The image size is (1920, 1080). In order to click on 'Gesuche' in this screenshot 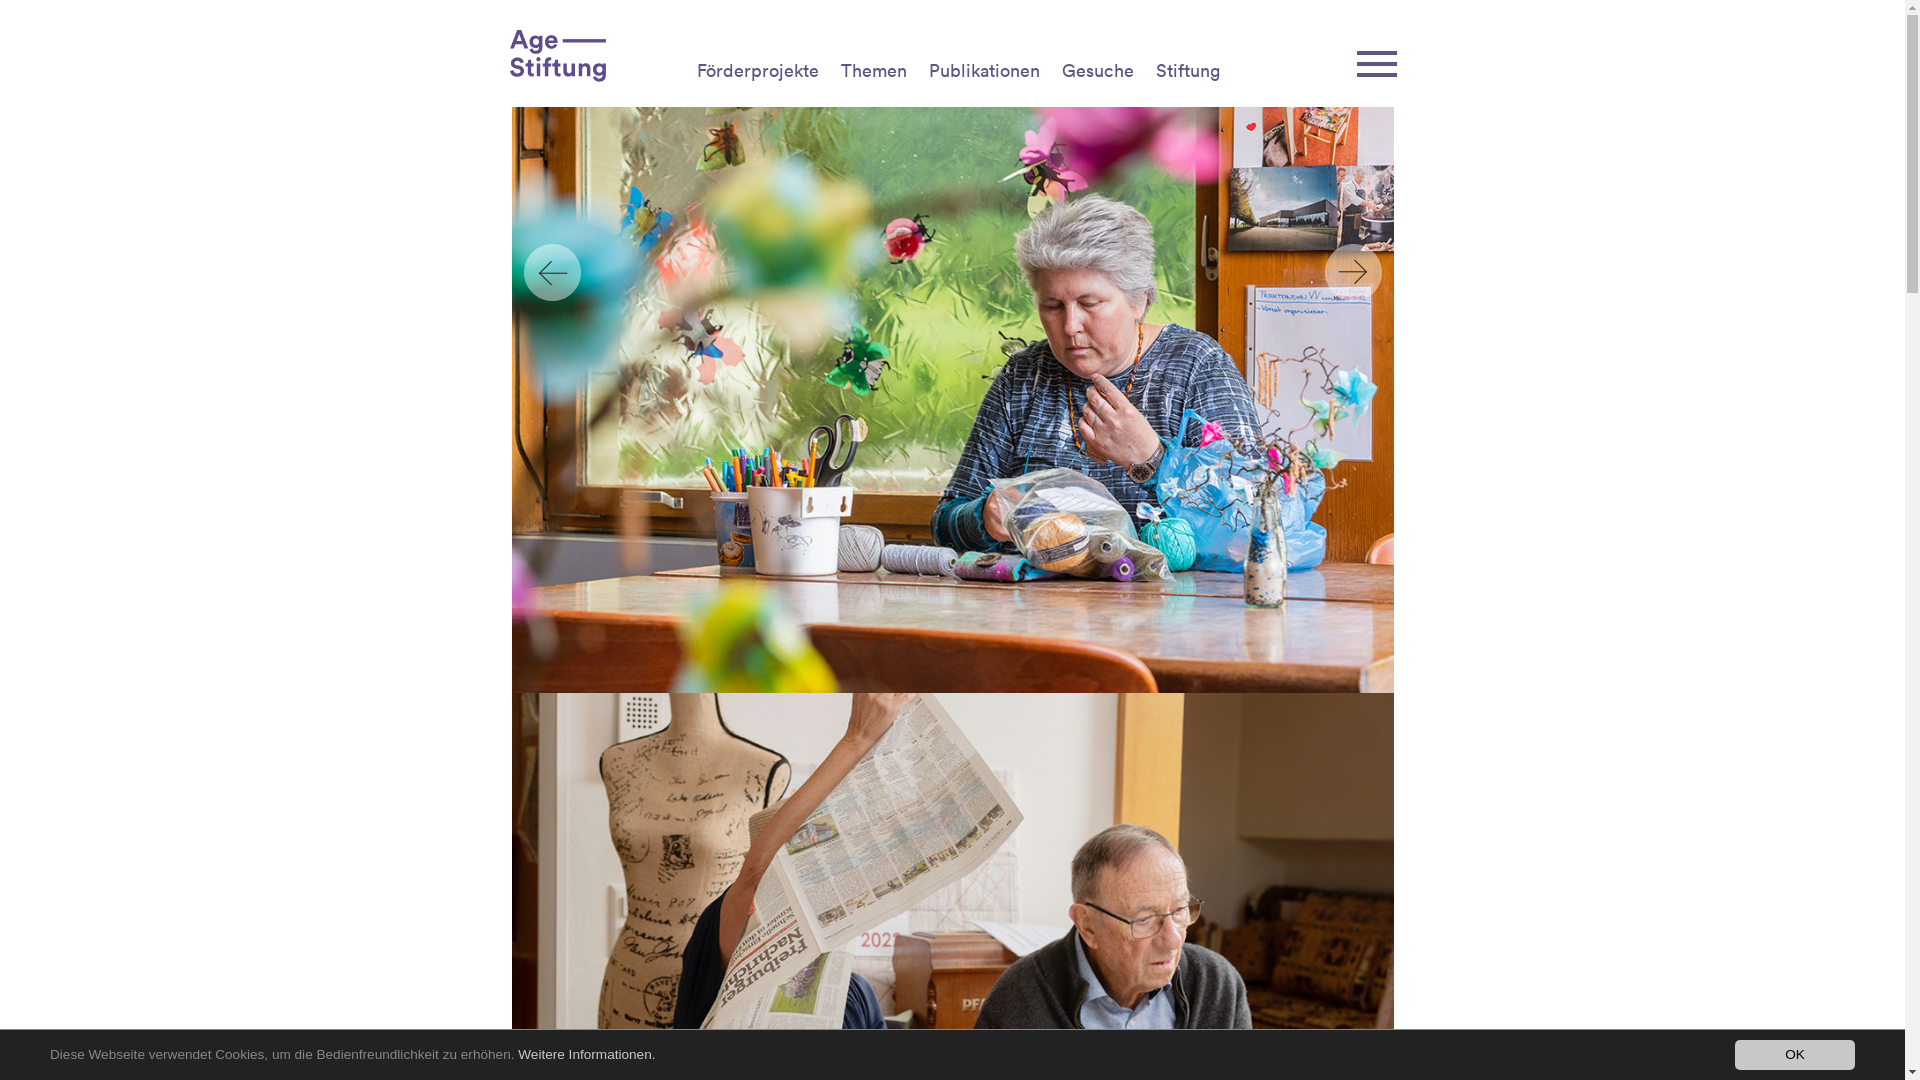, I will do `click(1097, 69)`.